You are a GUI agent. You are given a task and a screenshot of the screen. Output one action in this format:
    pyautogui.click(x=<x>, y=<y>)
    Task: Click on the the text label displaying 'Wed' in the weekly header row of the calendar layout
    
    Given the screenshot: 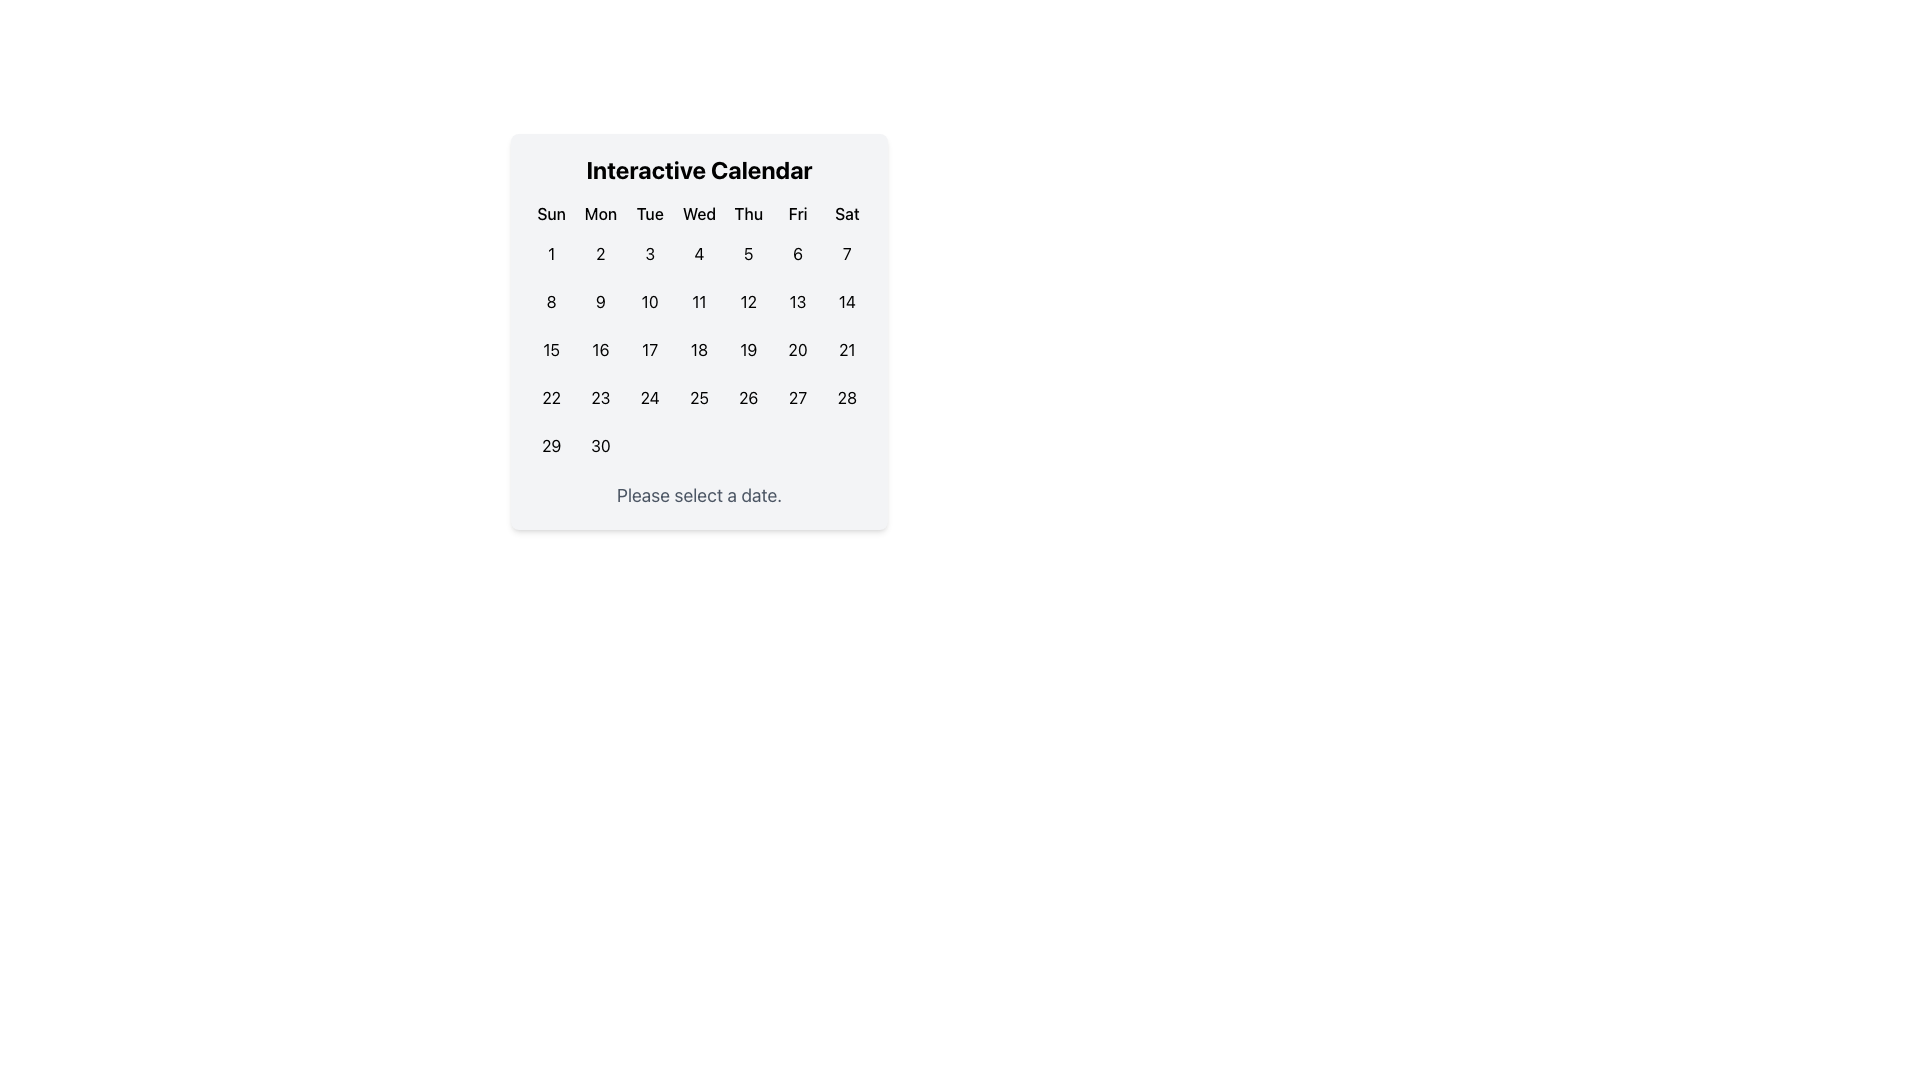 What is the action you would take?
    pyautogui.click(x=699, y=213)
    